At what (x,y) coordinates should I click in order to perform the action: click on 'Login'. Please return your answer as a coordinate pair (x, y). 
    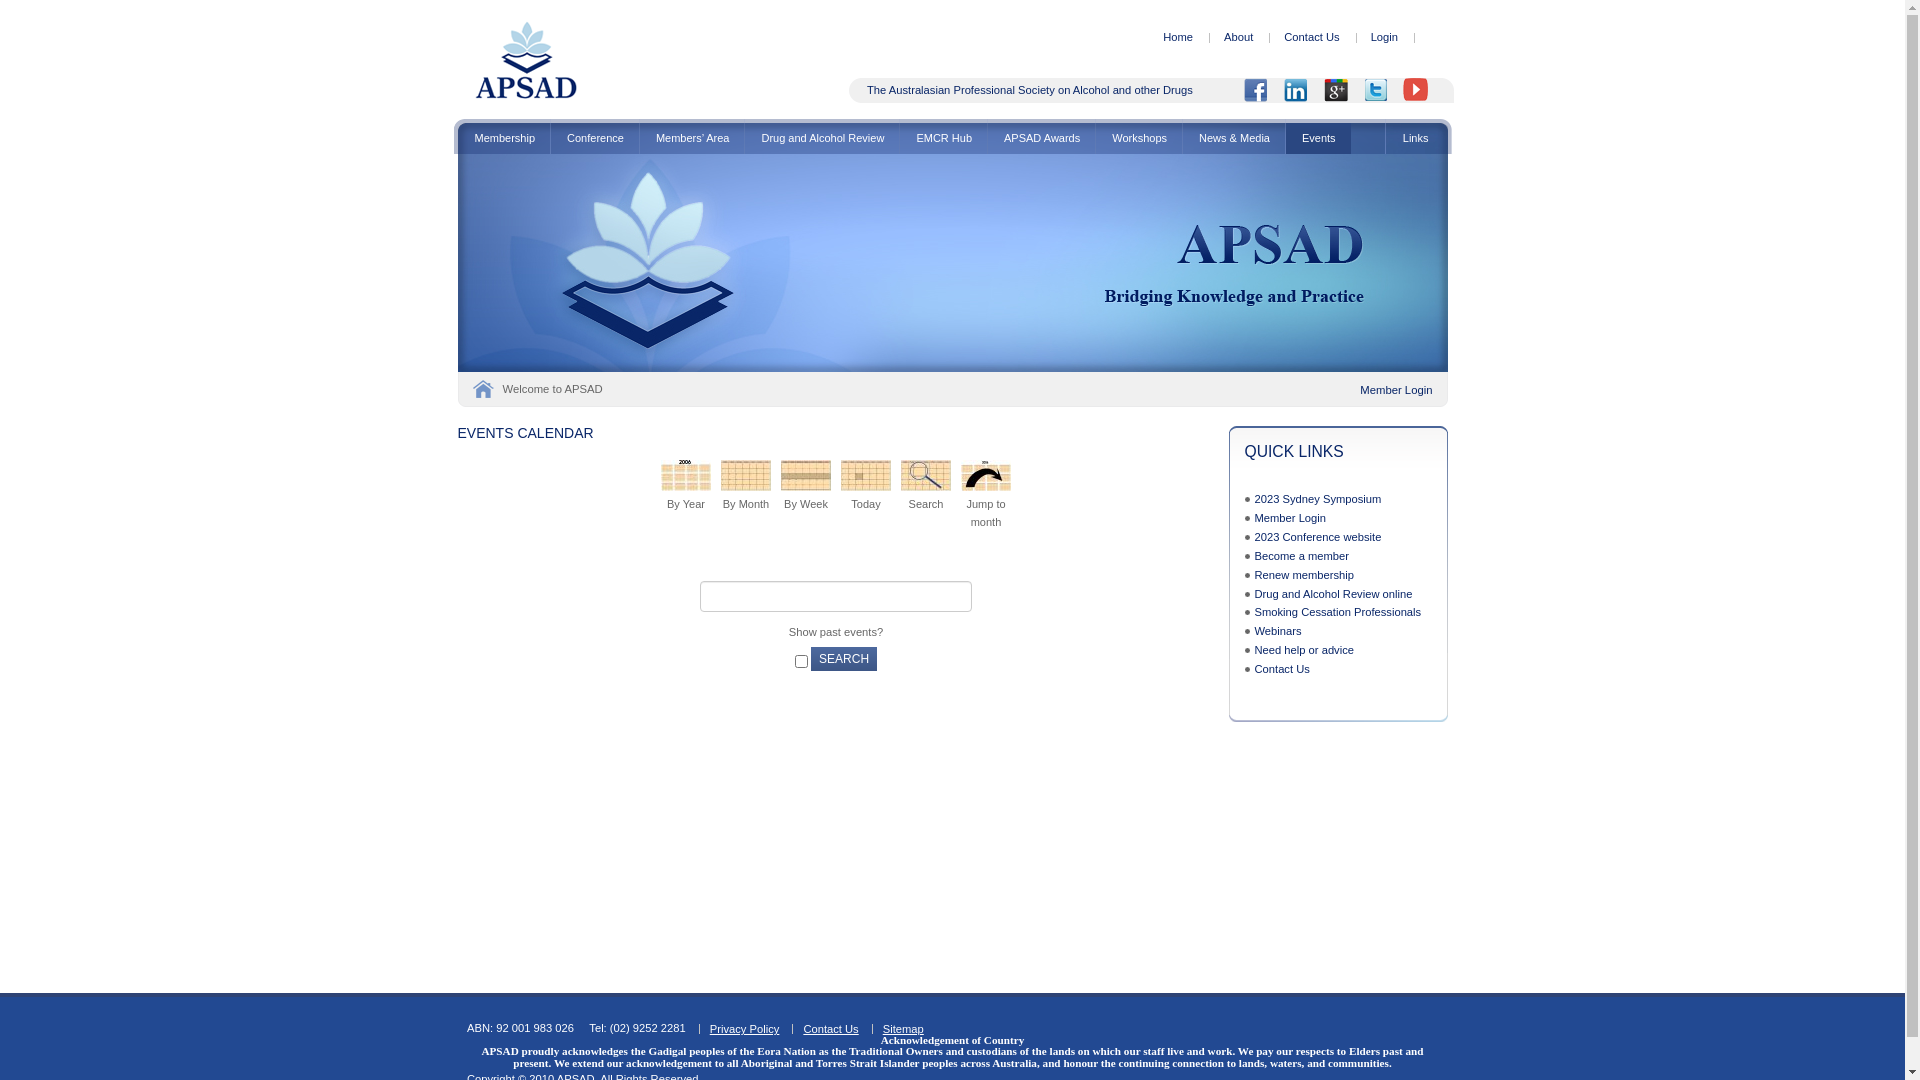
    Looking at the image, I should click on (1383, 37).